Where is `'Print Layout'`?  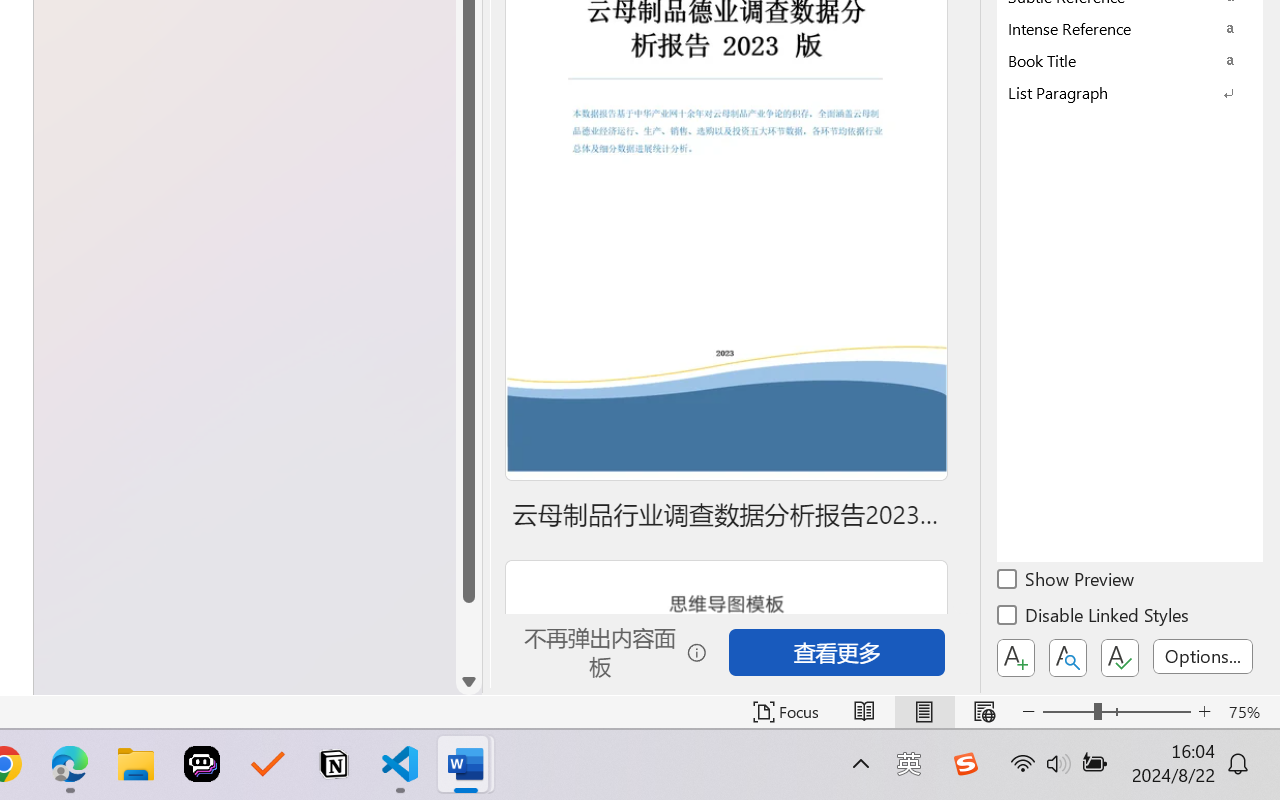 'Print Layout' is located at coordinates (923, 711).